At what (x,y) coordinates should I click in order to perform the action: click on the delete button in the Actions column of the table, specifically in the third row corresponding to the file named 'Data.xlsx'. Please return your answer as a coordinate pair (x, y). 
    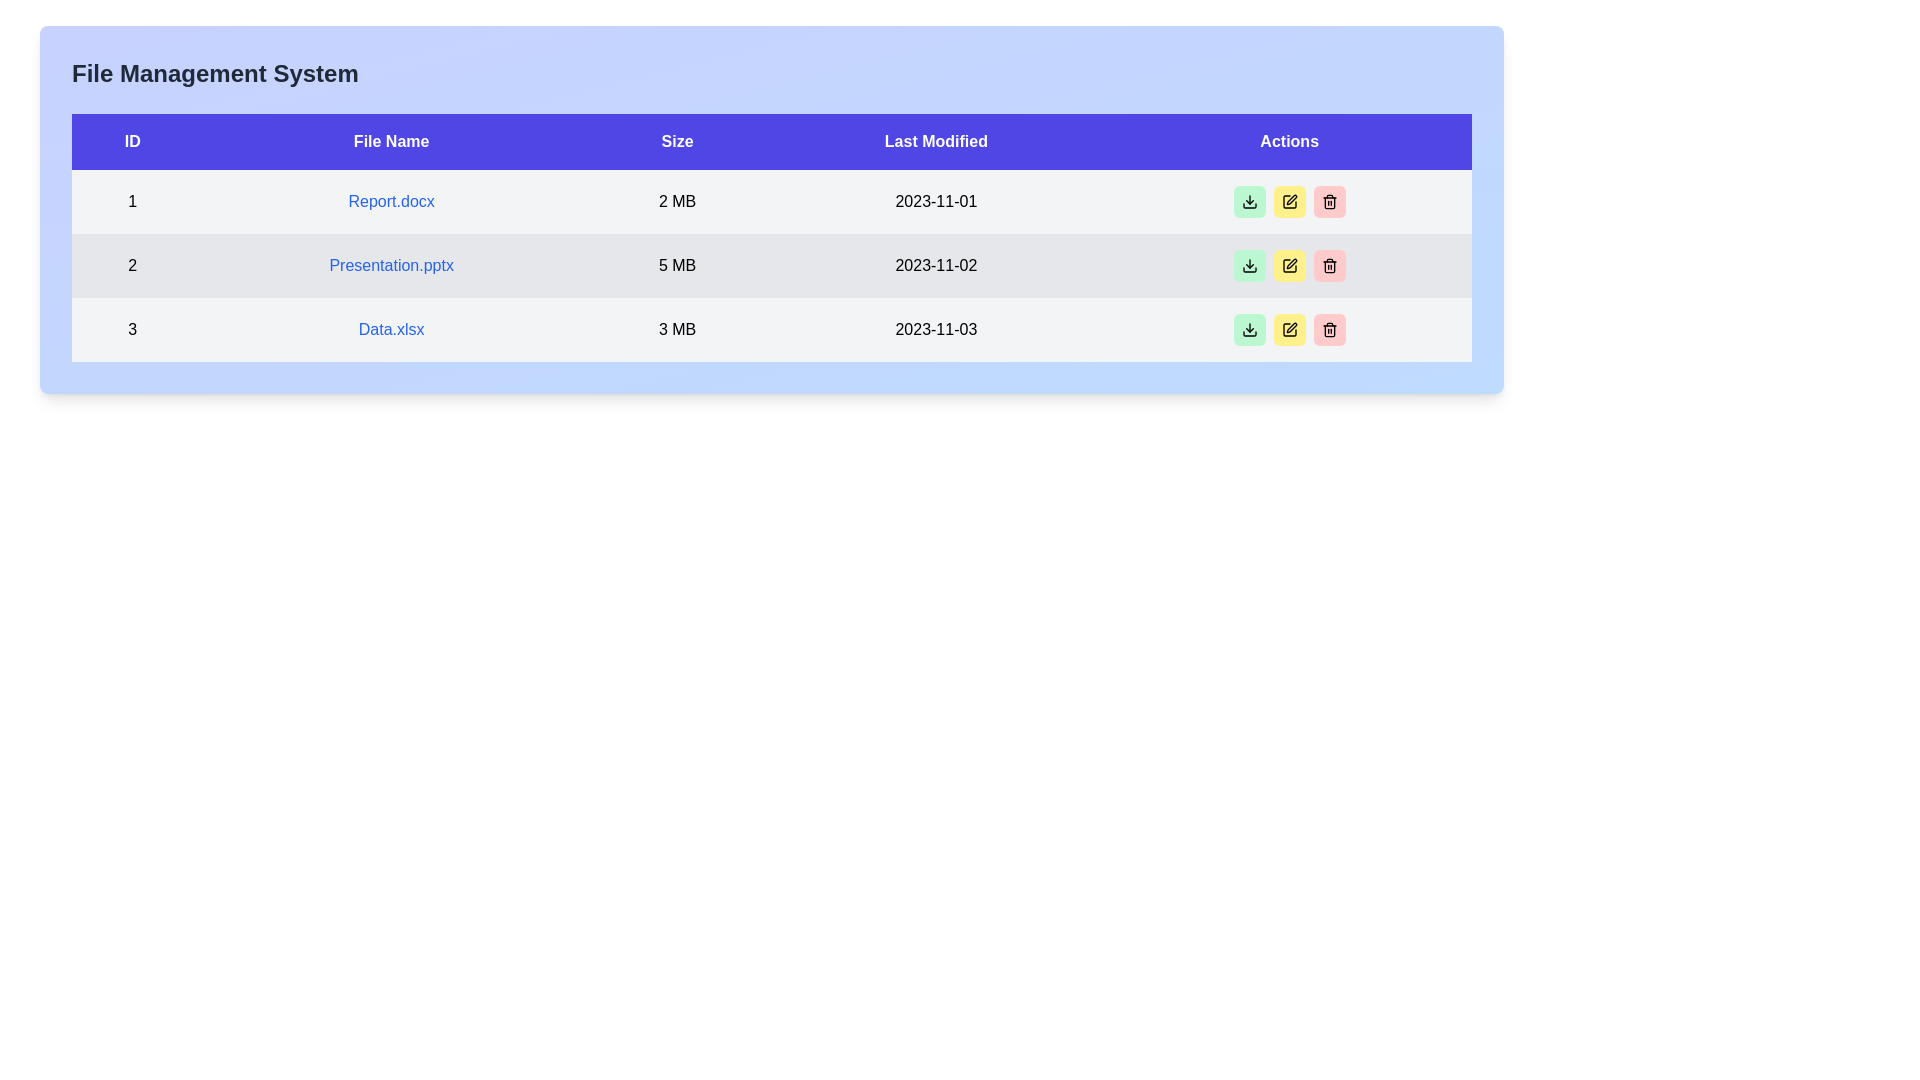
    Looking at the image, I should click on (1329, 329).